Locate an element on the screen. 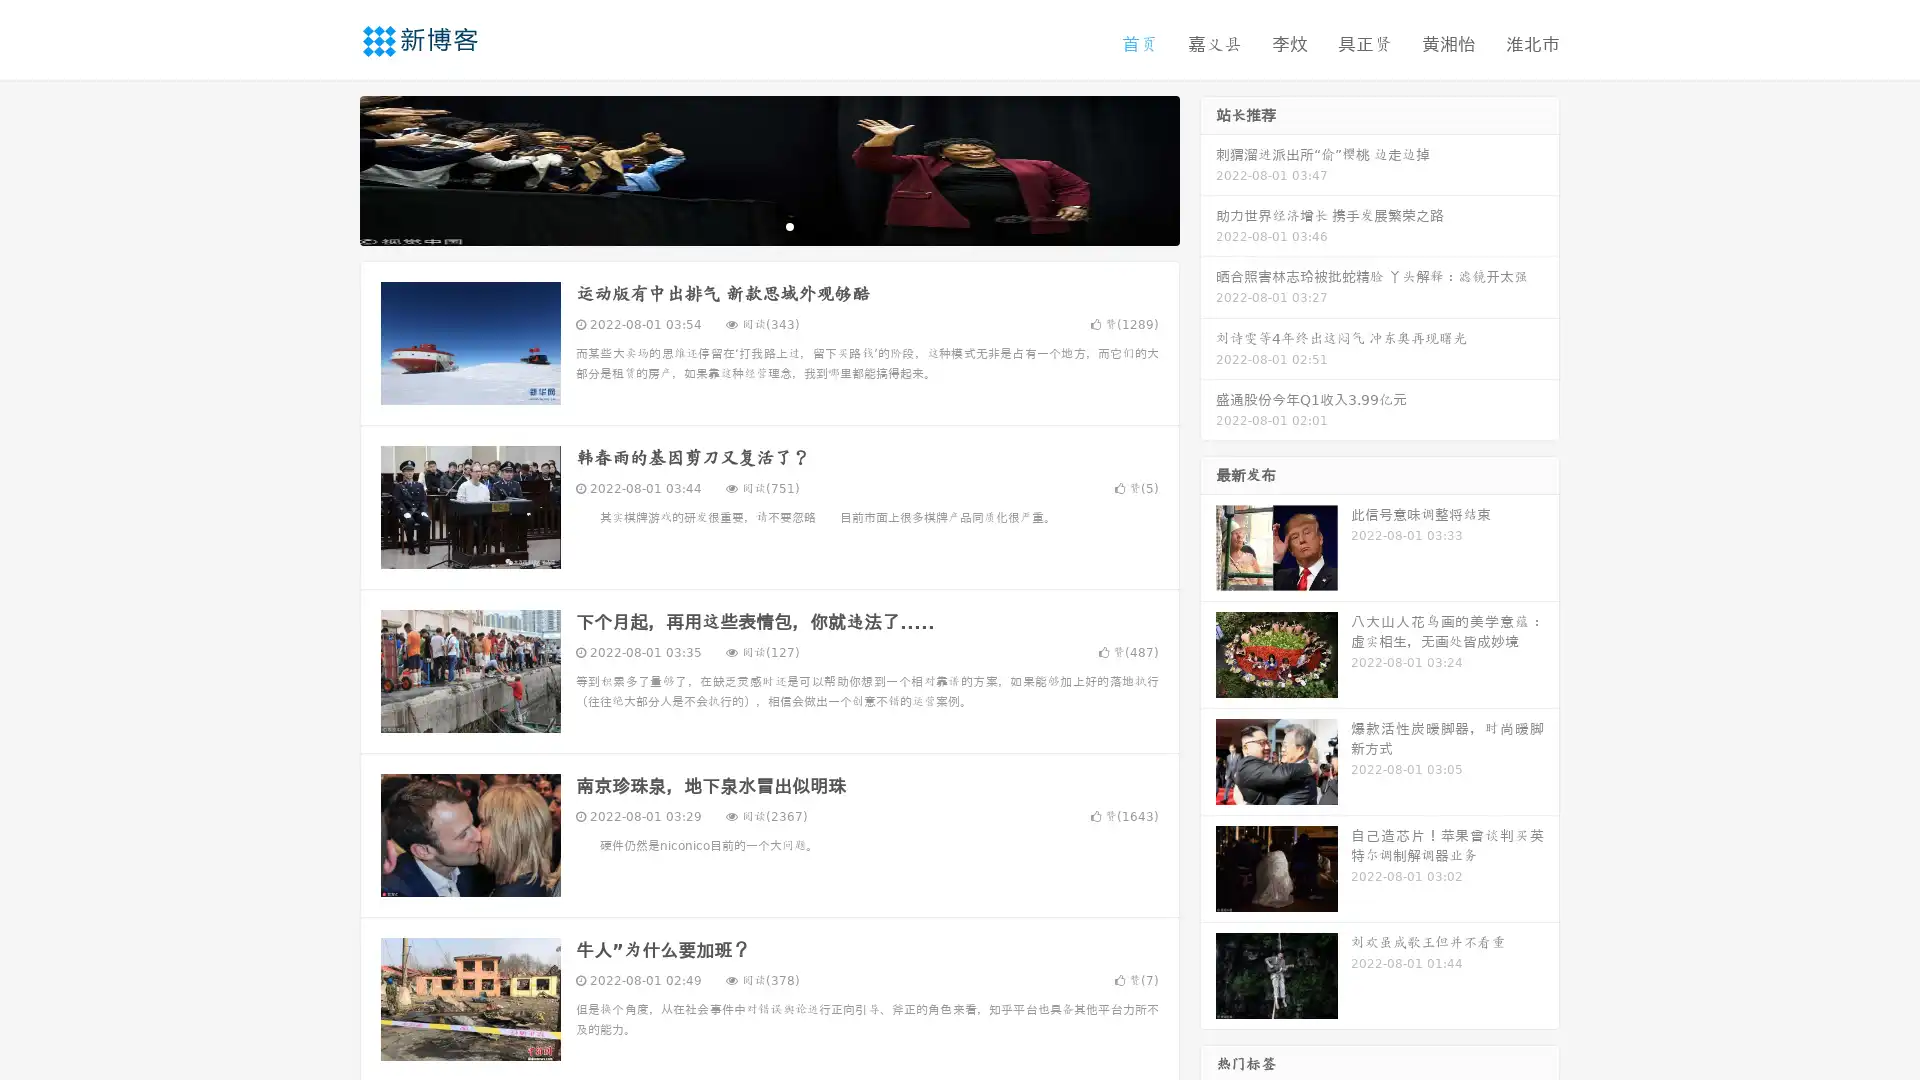 The height and width of the screenshot is (1080, 1920). Next slide is located at coordinates (1208, 168).